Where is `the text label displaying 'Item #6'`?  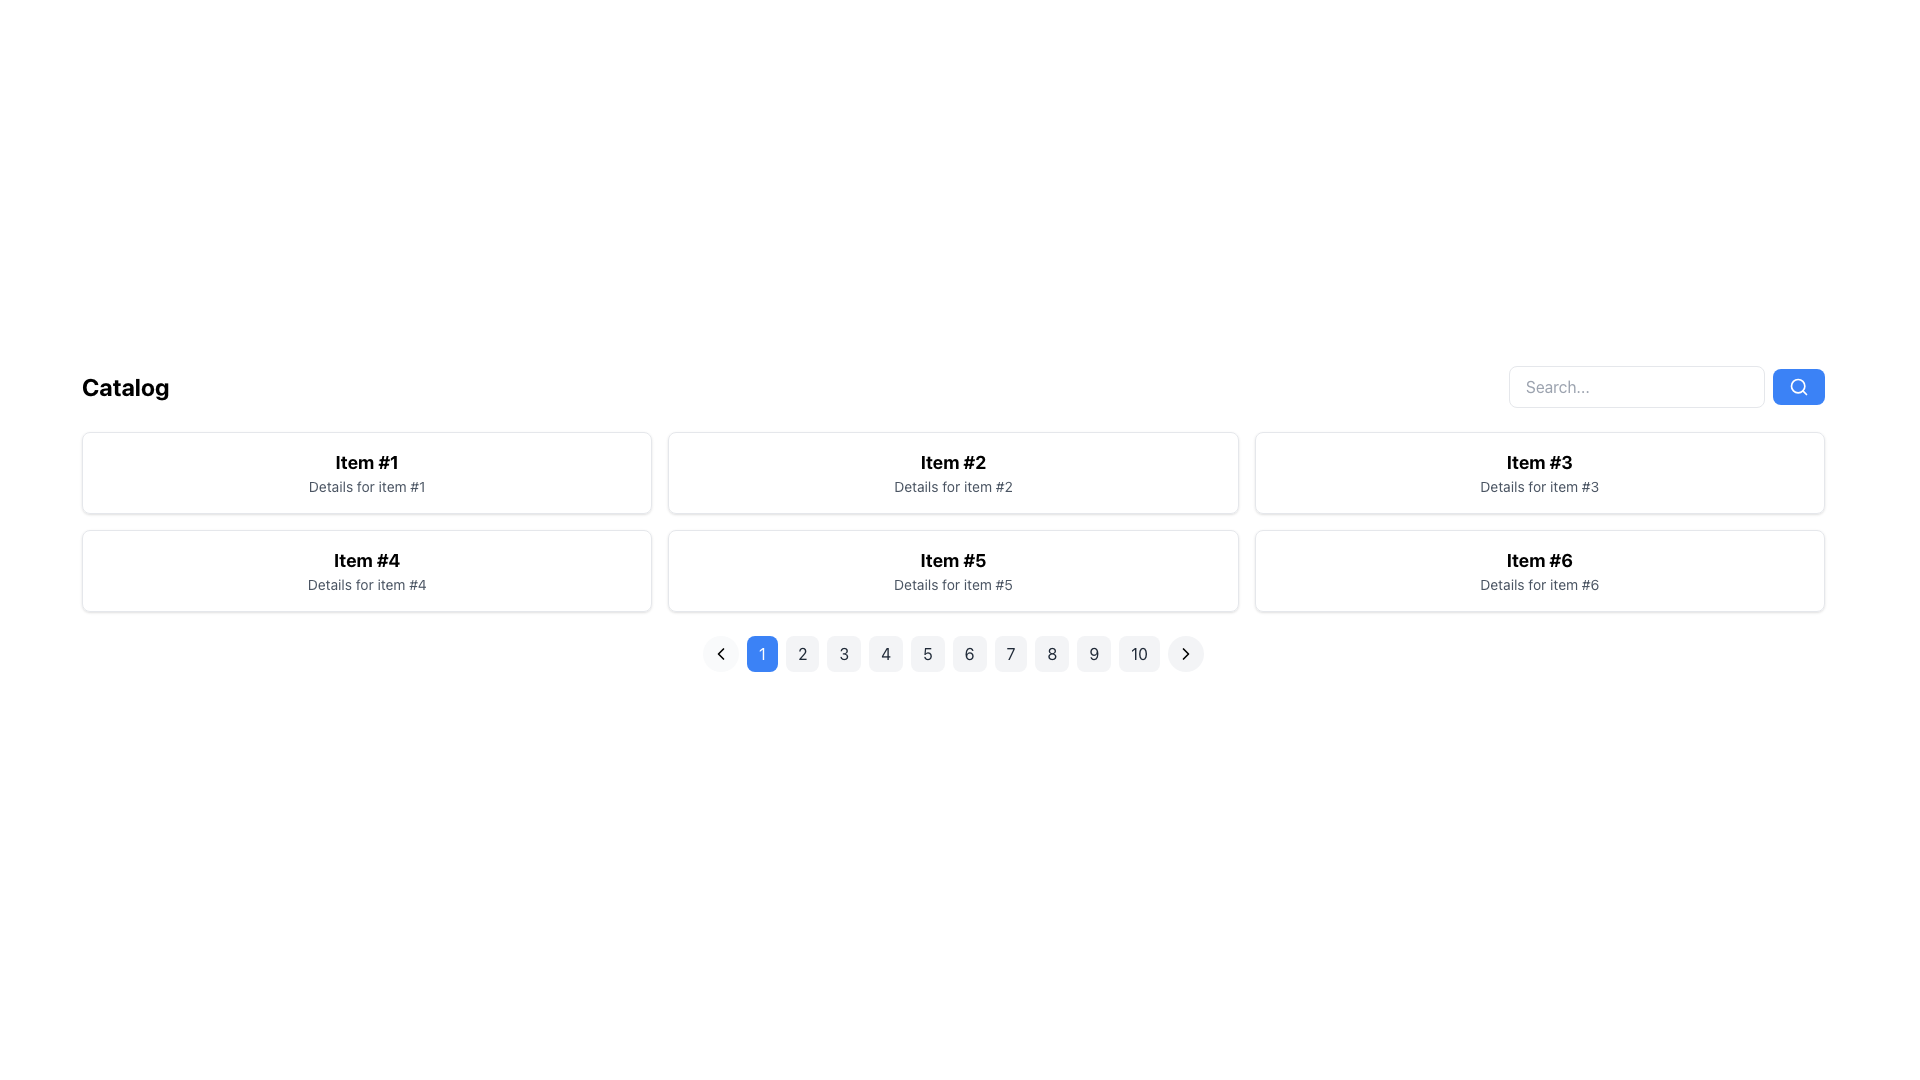
the text label displaying 'Item #6' is located at coordinates (1538, 560).